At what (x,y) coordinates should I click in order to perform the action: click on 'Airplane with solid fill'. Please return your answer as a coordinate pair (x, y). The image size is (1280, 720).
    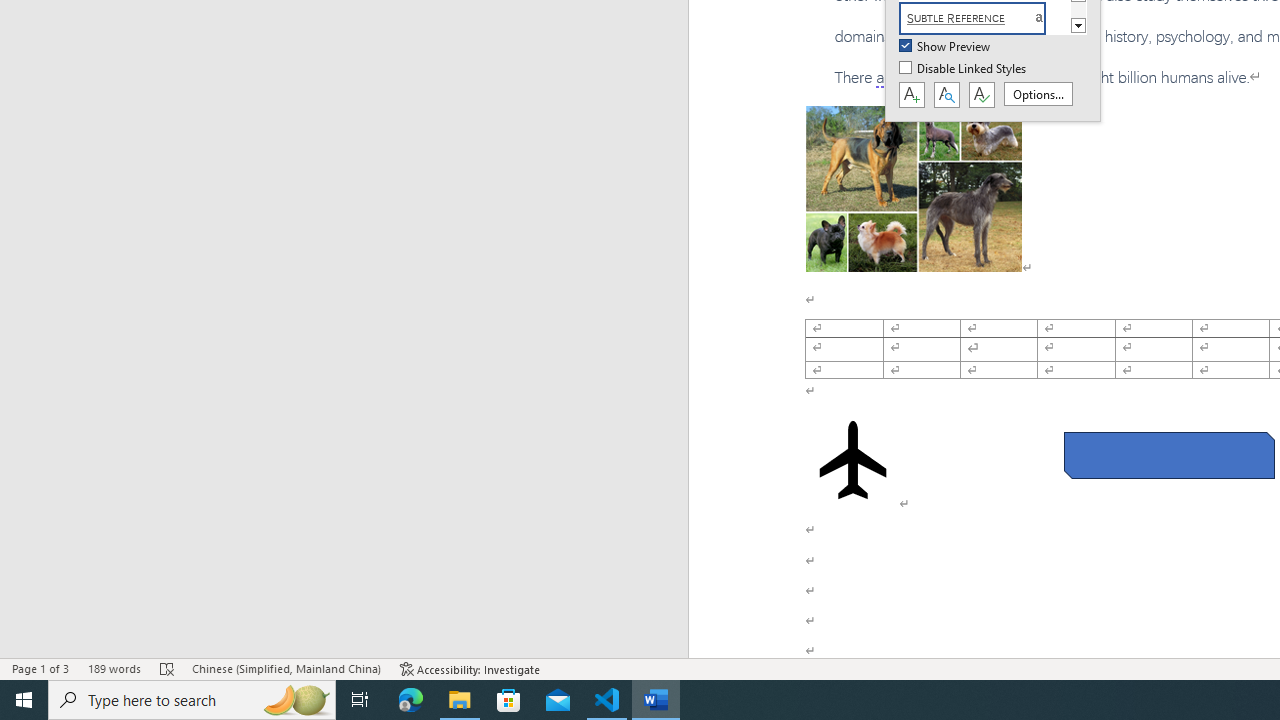
    Looking at the image, I should click on (853, 460).